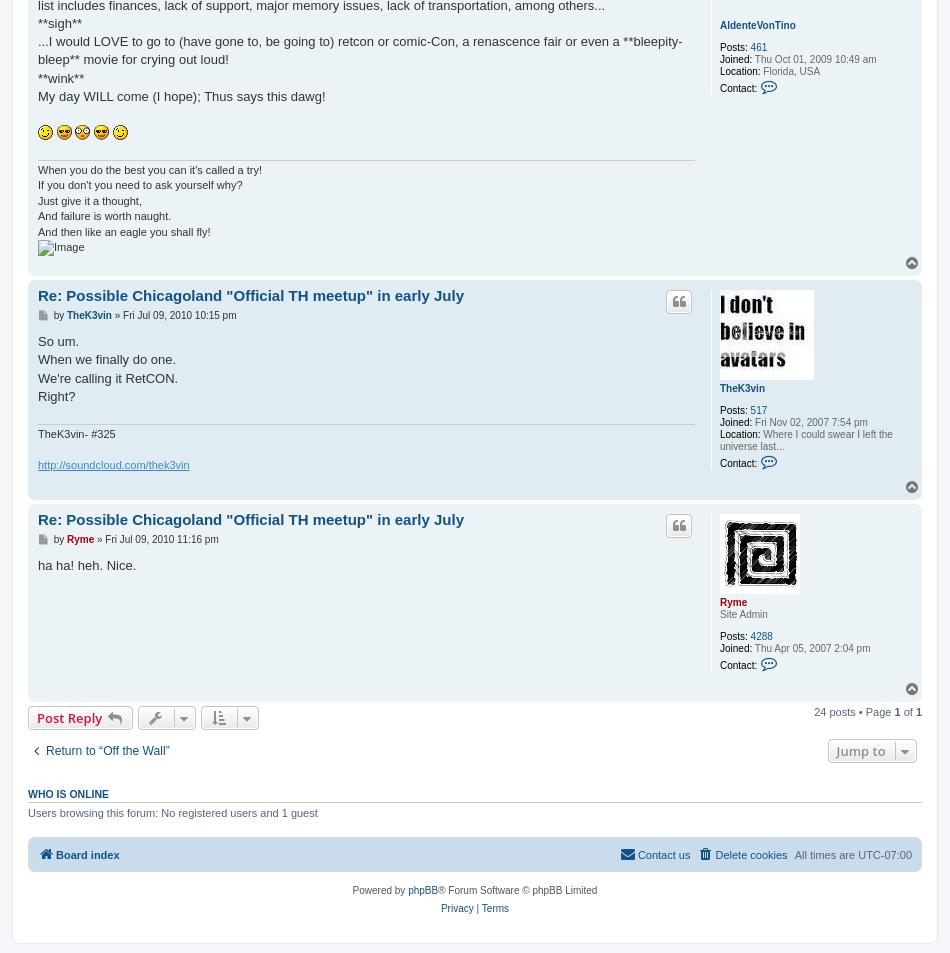  What do you see at coordinates (150, 169) in the screenshot?
I see `'When you do the best you can it's called a try!'` at bounding box center [150, 169].